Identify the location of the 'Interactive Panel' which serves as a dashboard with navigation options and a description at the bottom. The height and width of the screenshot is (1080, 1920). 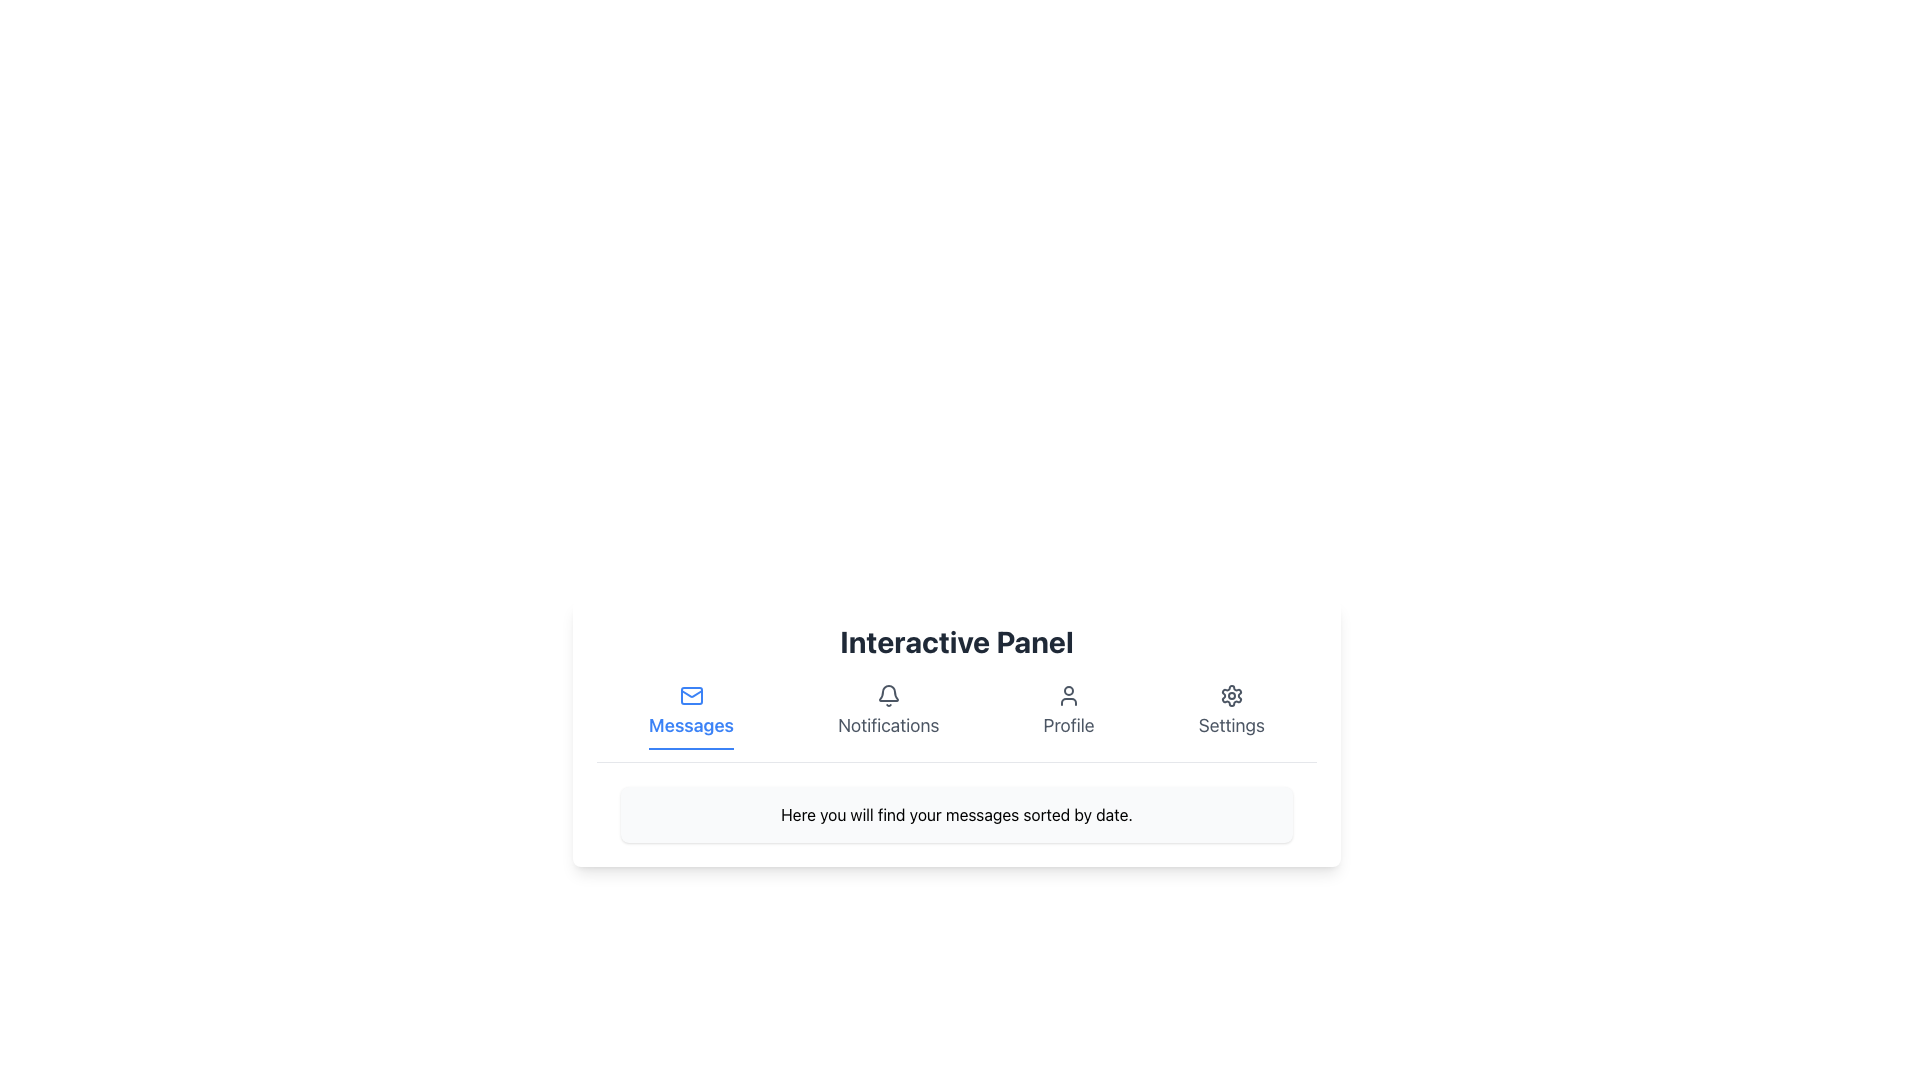
(955, 732).